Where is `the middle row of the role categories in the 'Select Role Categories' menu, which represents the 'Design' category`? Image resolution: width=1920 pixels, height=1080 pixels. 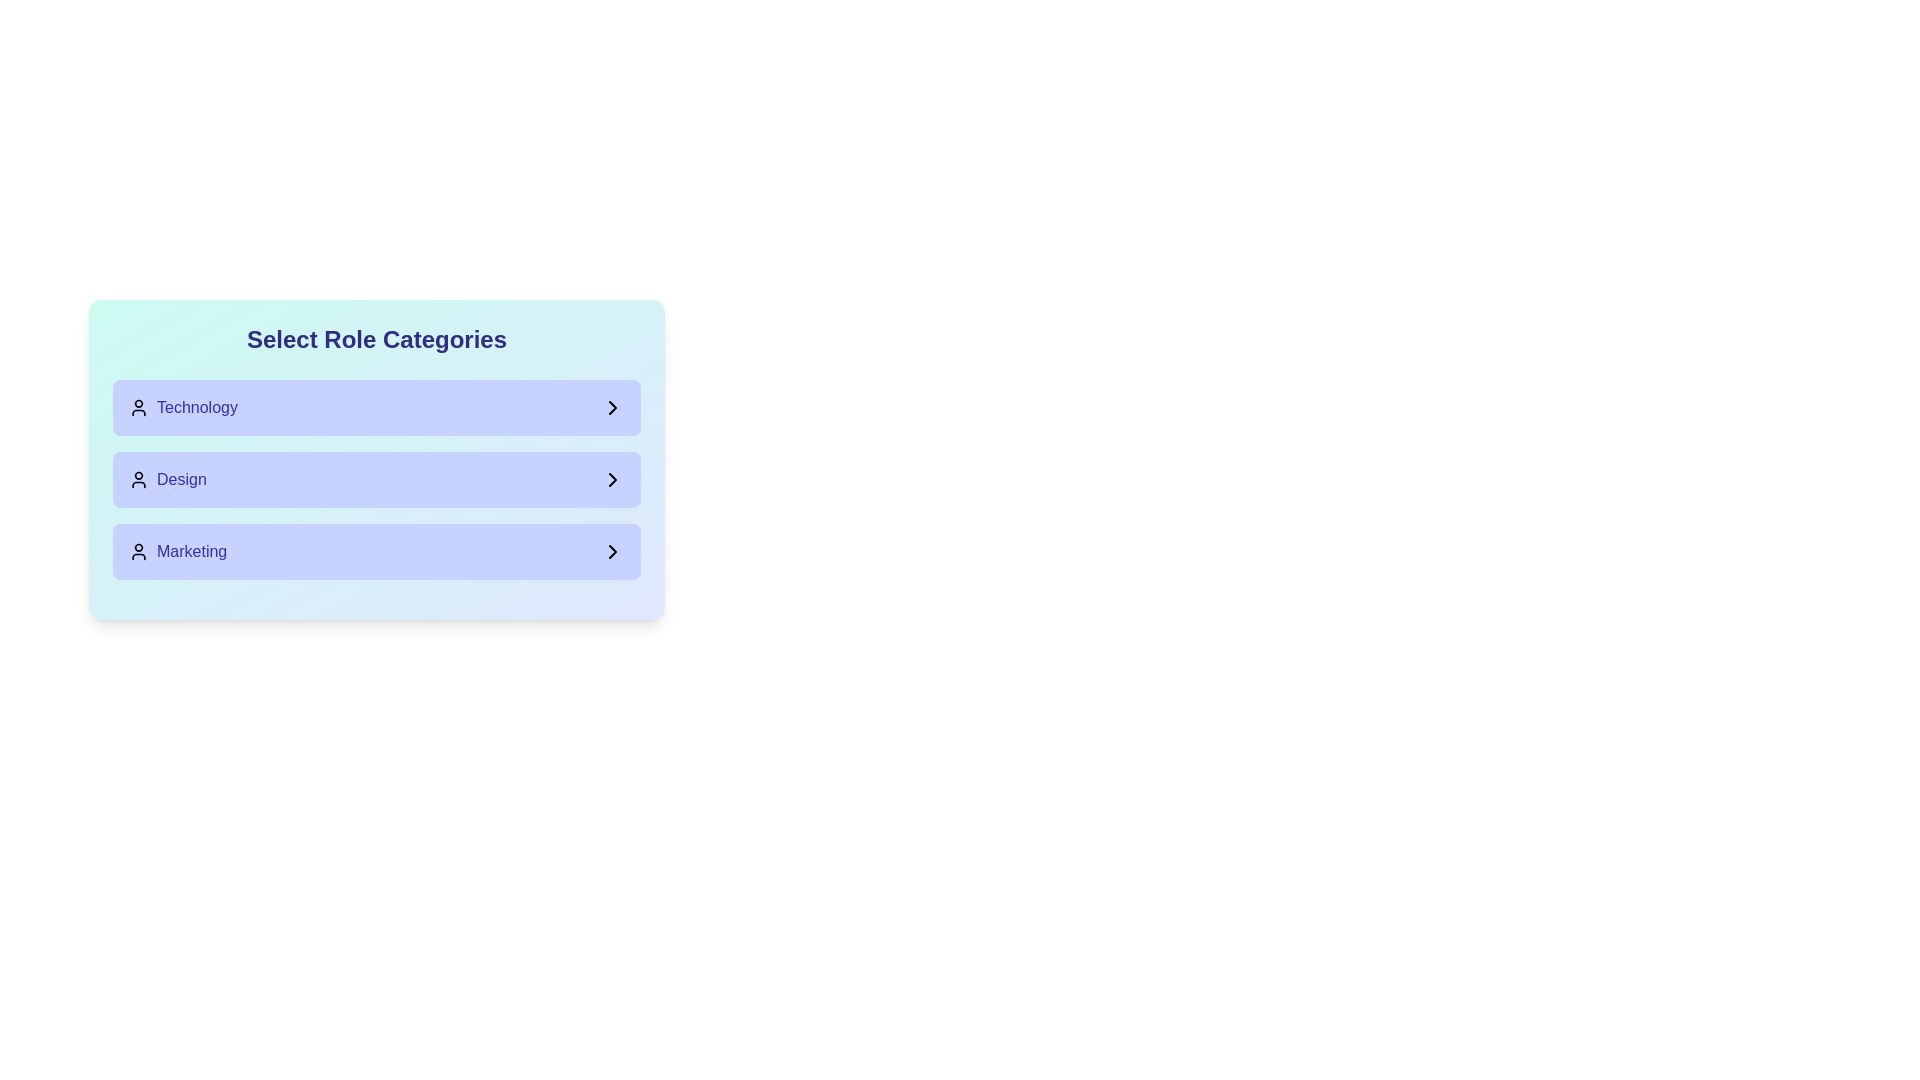
the middle row of the role categories in the 'Select Role Categories' menu, which represents the 'Design' category is located at coordinates (377, 479).